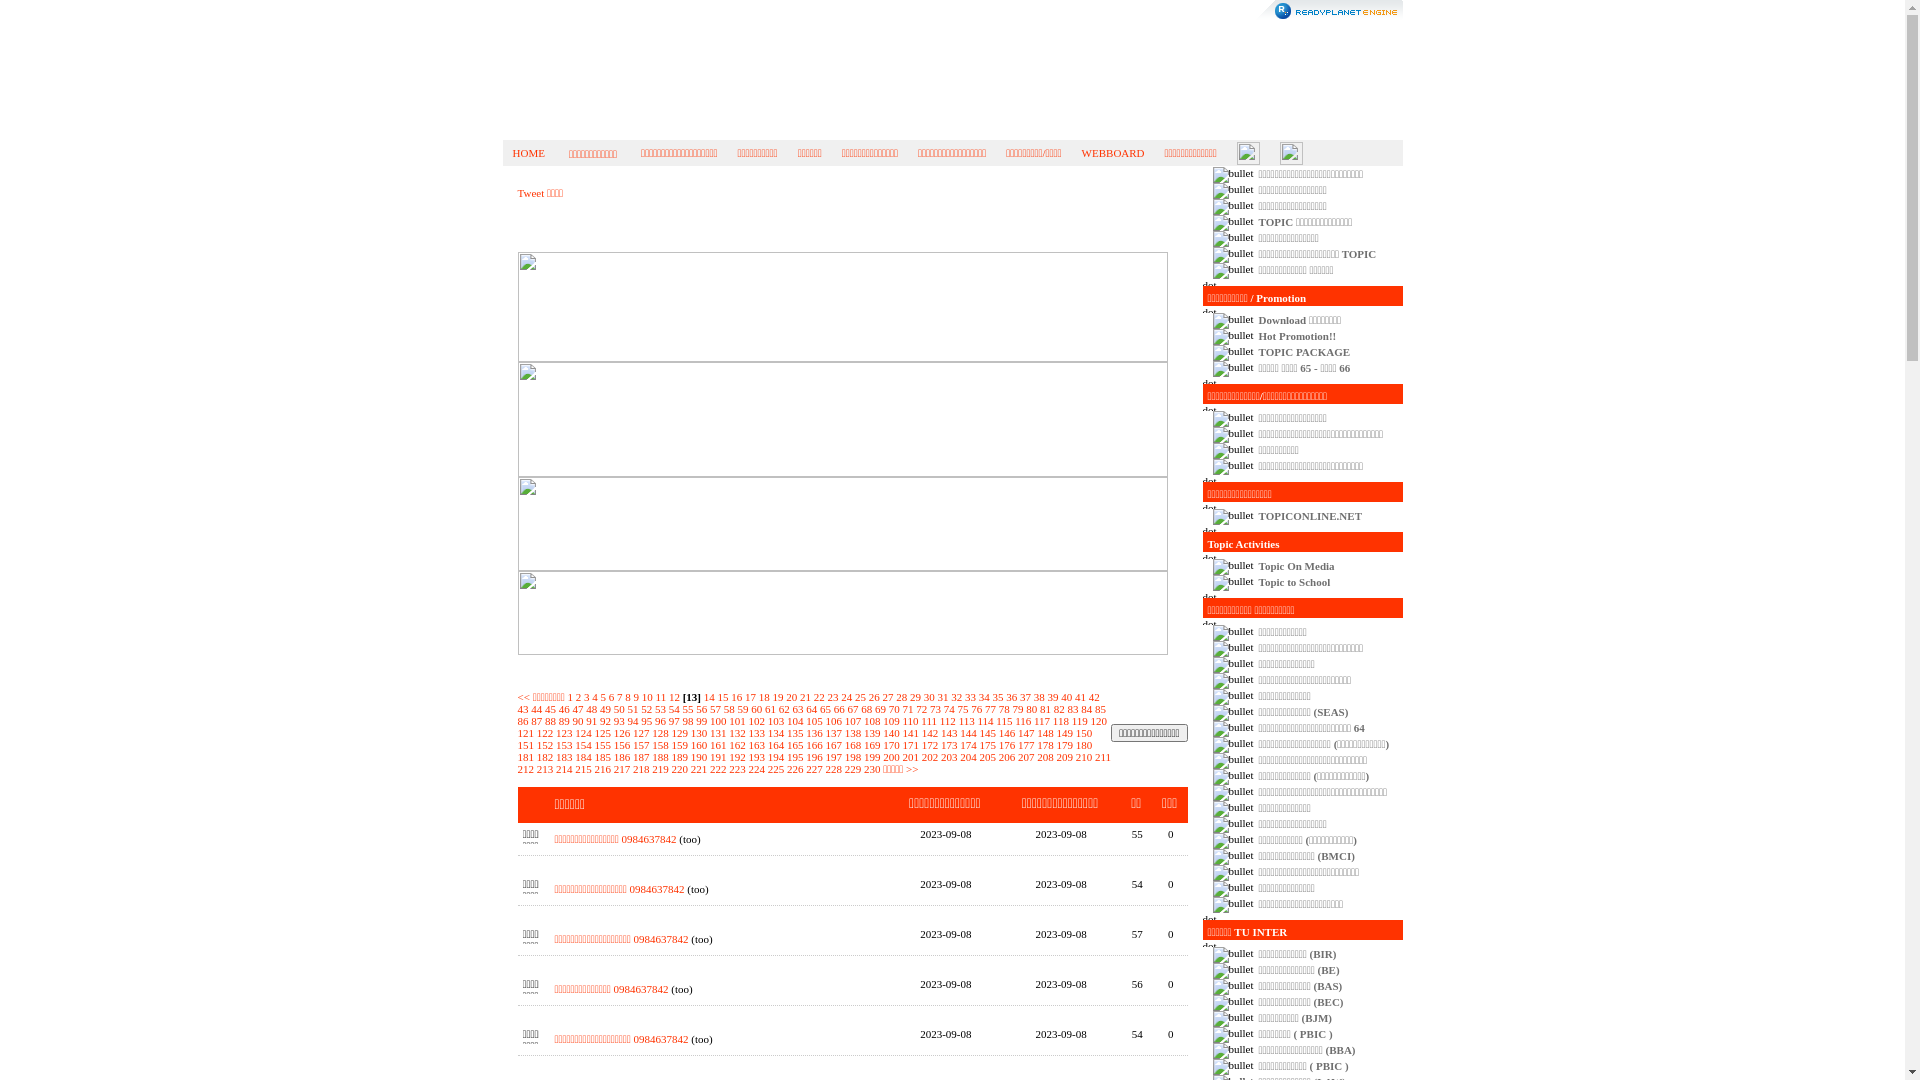 The width and height of the screenshot is (1920, 1080). I want to click on '74', so click(948, 708).